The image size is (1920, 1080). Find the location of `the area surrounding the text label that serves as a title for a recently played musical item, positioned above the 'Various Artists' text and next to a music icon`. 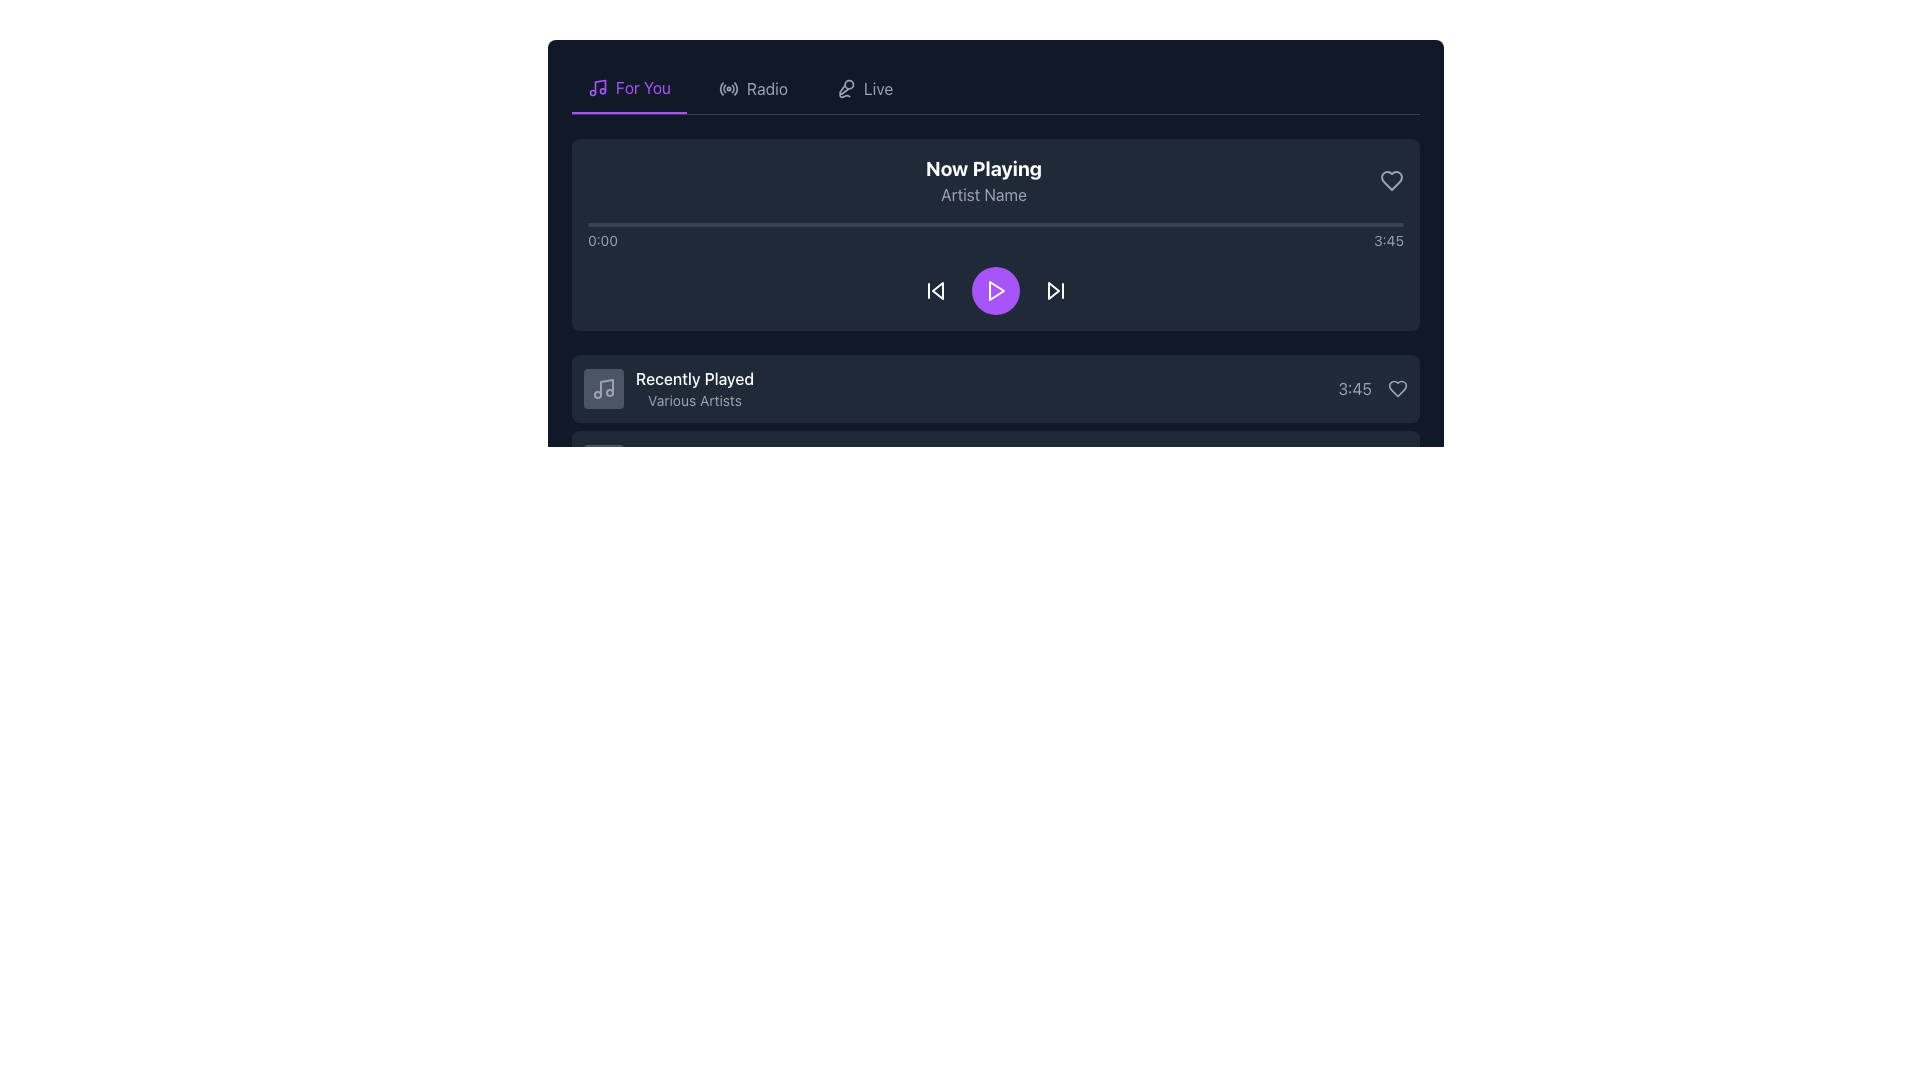

the area surrounding the text label that serves as a title for a recently played musical item, positioned above the 'Various Artists' text and next to a music icon is located at coordinates (695, 378).